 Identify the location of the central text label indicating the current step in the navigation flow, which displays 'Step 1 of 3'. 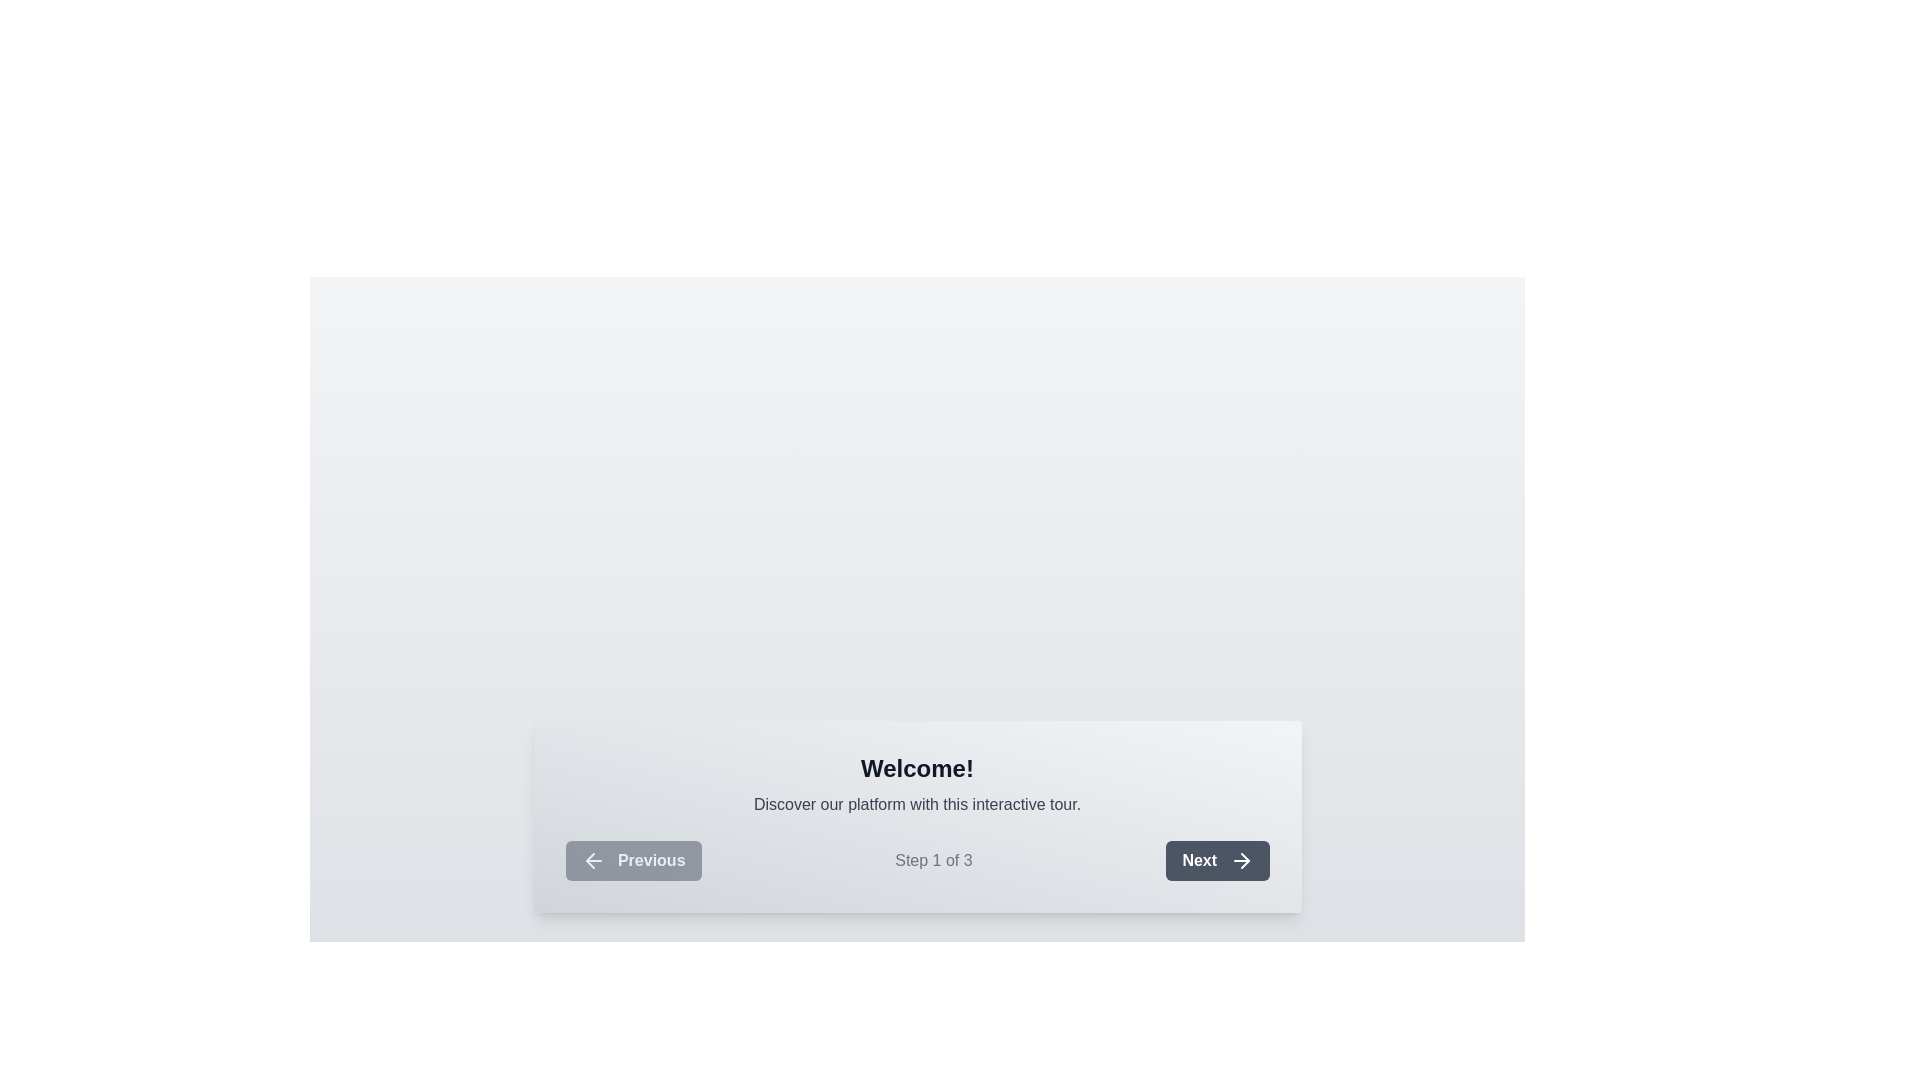
(916, 859).